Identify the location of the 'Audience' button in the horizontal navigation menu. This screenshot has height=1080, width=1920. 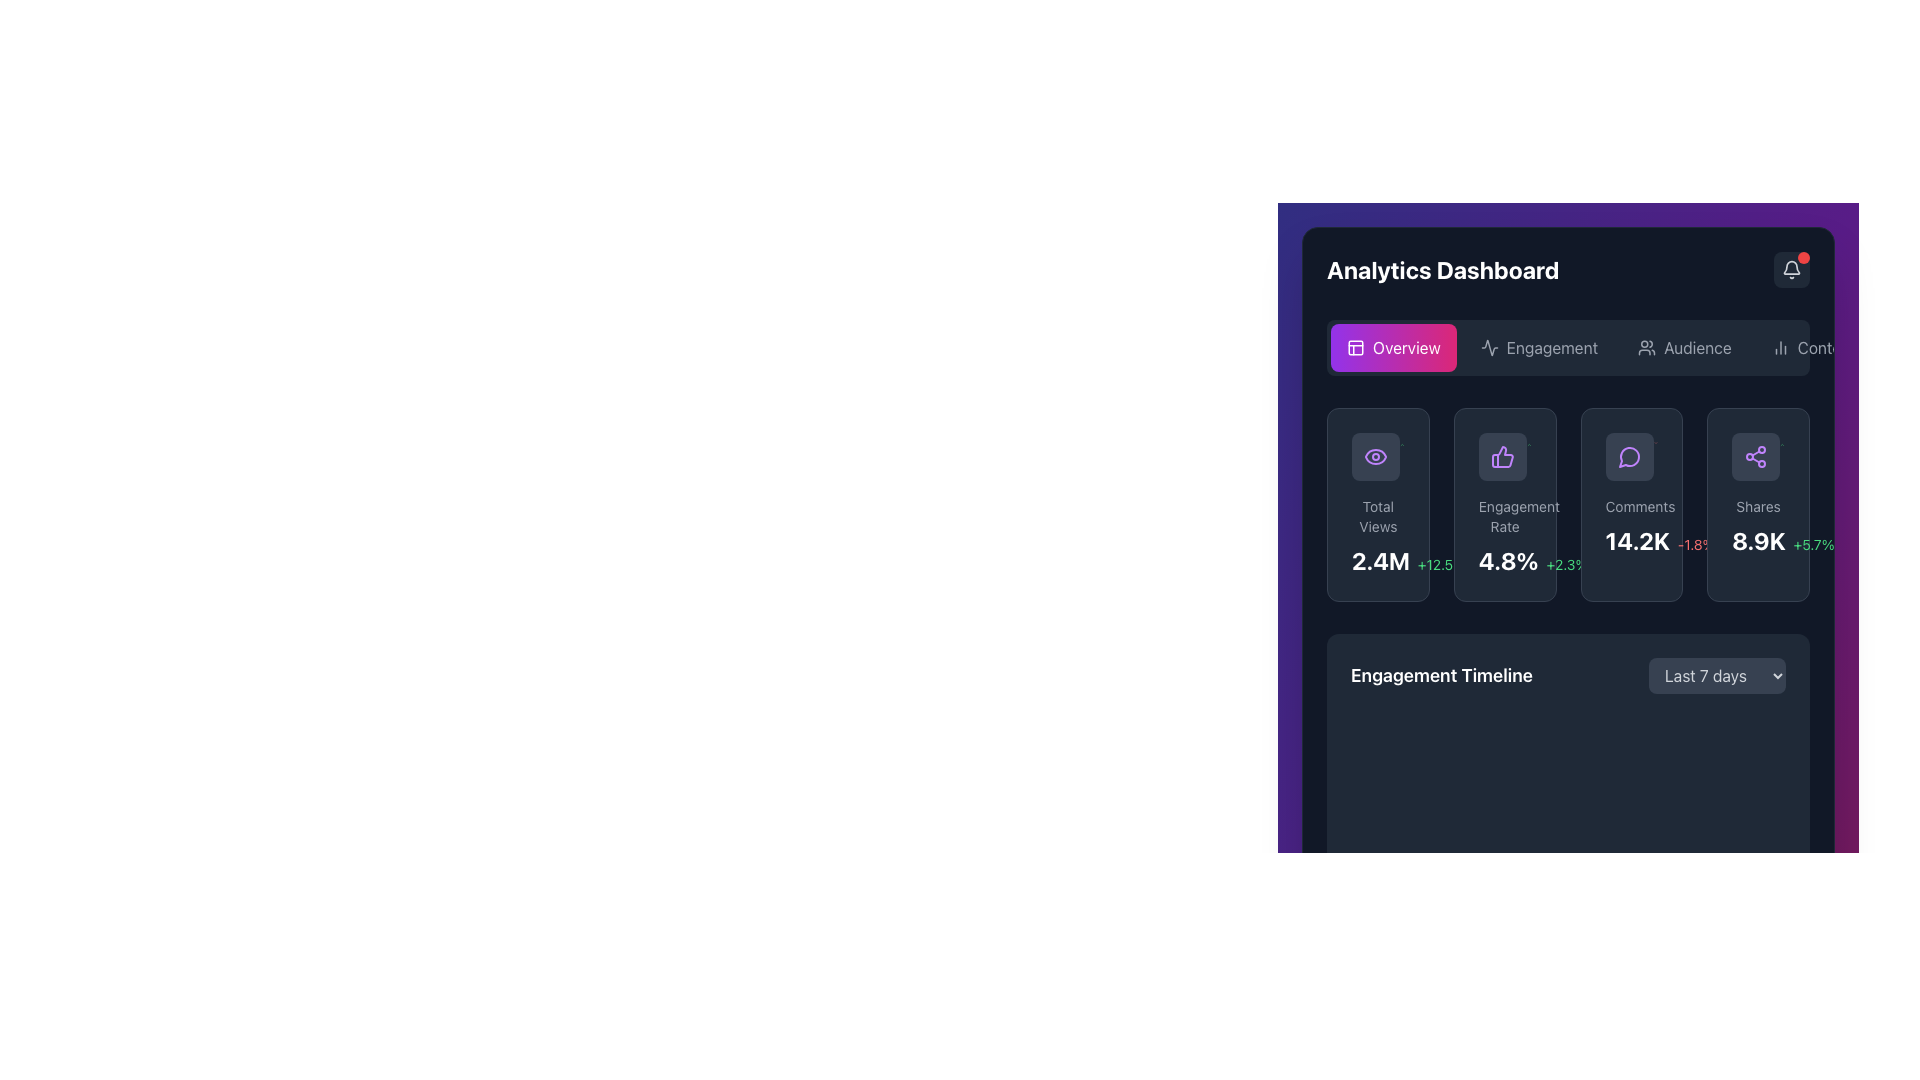
(1683, 346).